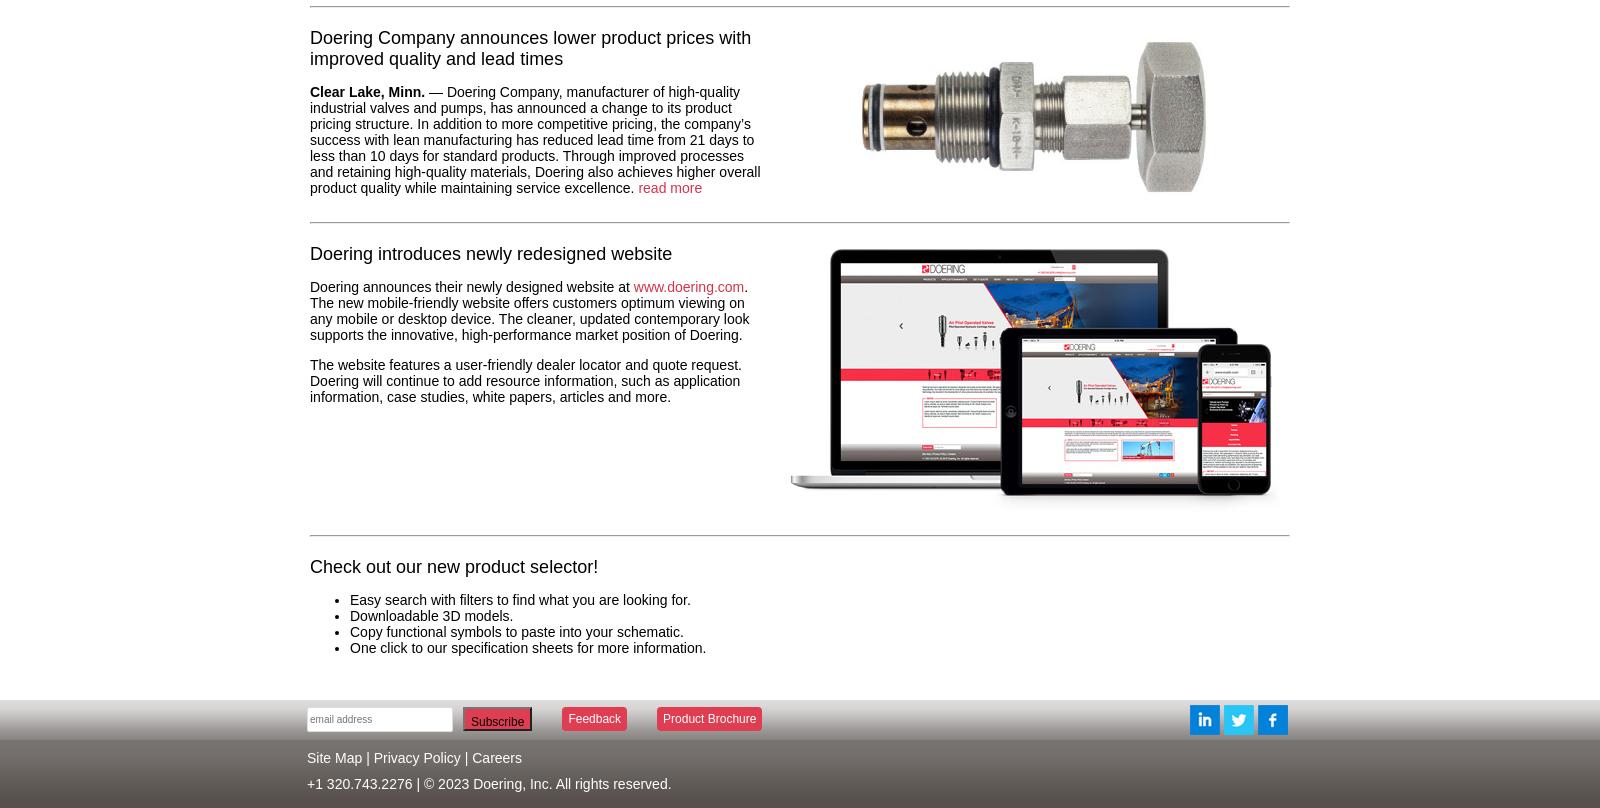 This screenshot has width=1600, height=808. What do you see at coordinates (688, 287) in the screenshot?
I see `'www.doering.com'` at bounding box center [688, 287].